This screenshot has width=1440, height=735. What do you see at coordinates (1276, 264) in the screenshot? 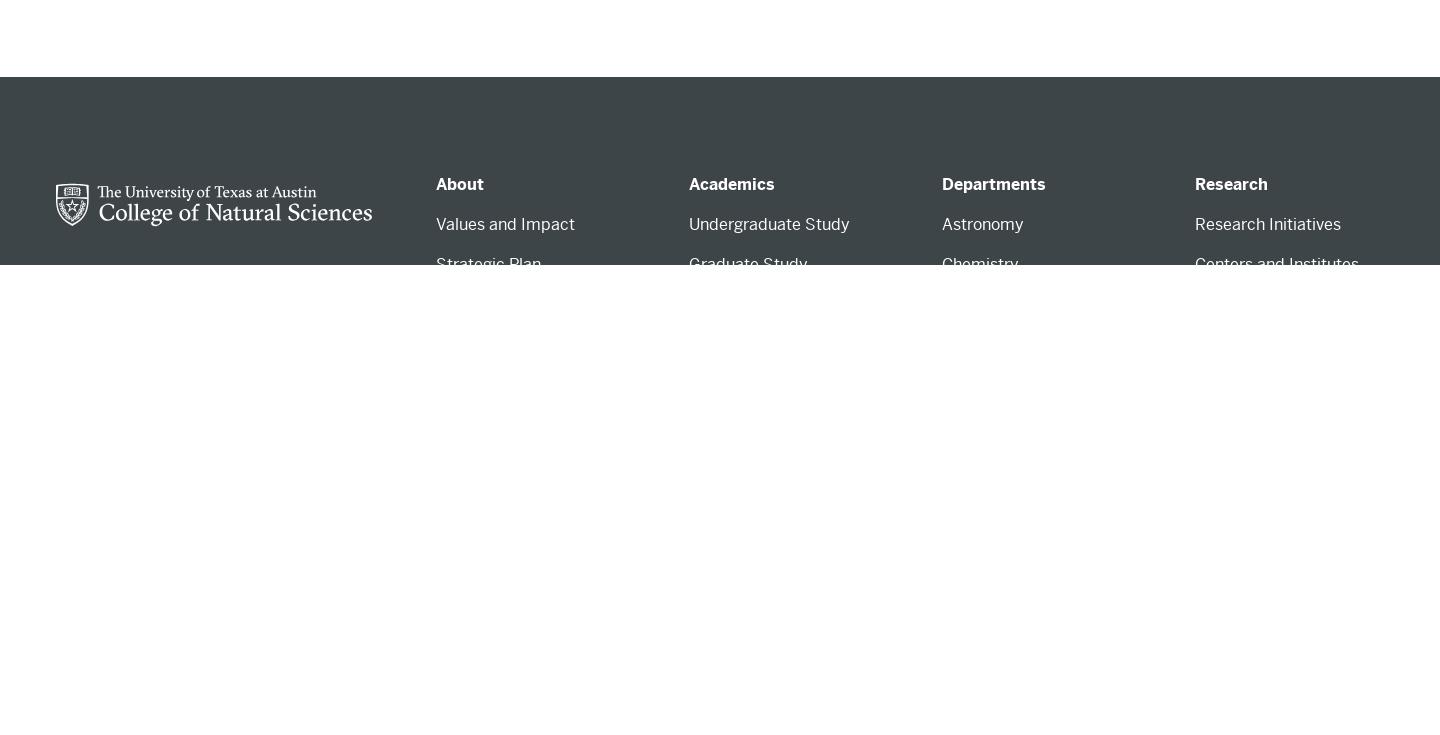
I see `'Centers and Institutes'` at bounding box center [1276, 264].